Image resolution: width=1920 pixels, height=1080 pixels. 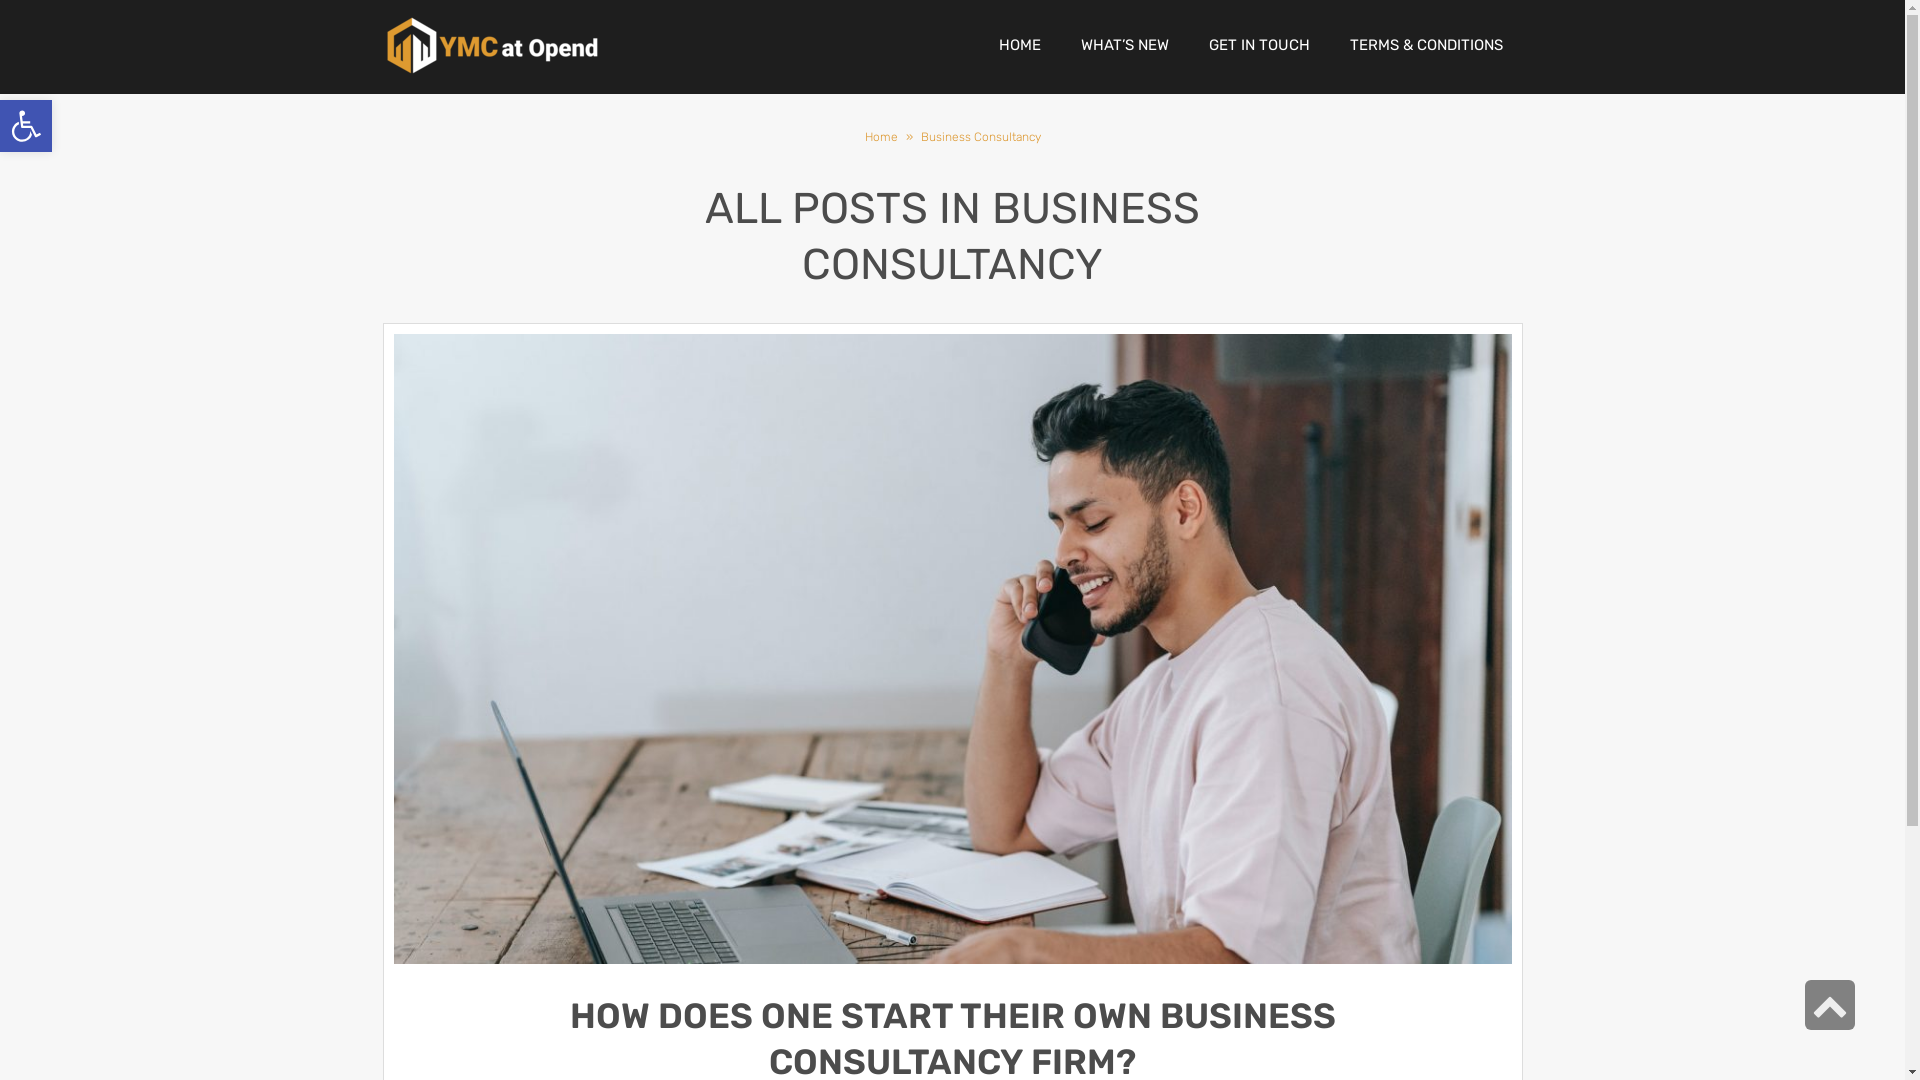 I want to click on 'TERMS & CONDITIONS', so click(x=1425, y=45).